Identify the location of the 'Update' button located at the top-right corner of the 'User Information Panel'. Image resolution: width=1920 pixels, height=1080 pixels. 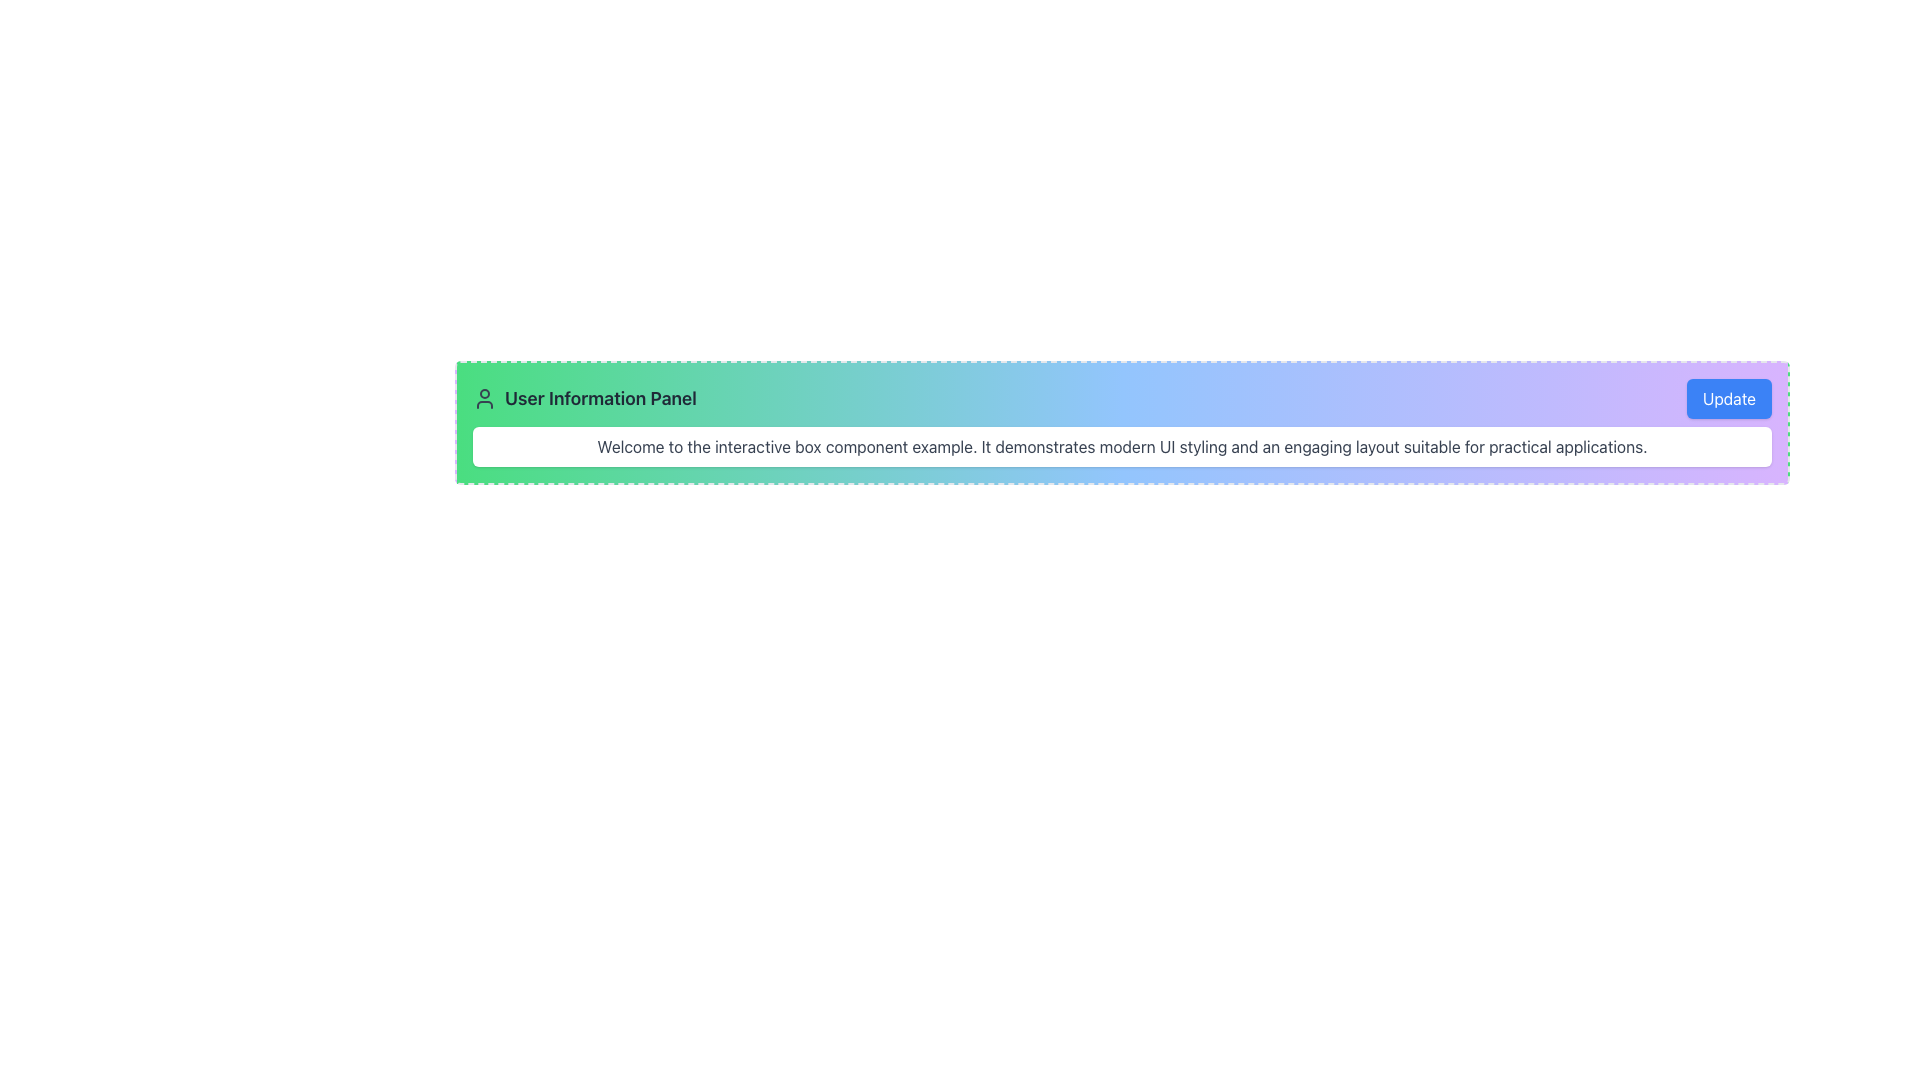
(1728, 398).